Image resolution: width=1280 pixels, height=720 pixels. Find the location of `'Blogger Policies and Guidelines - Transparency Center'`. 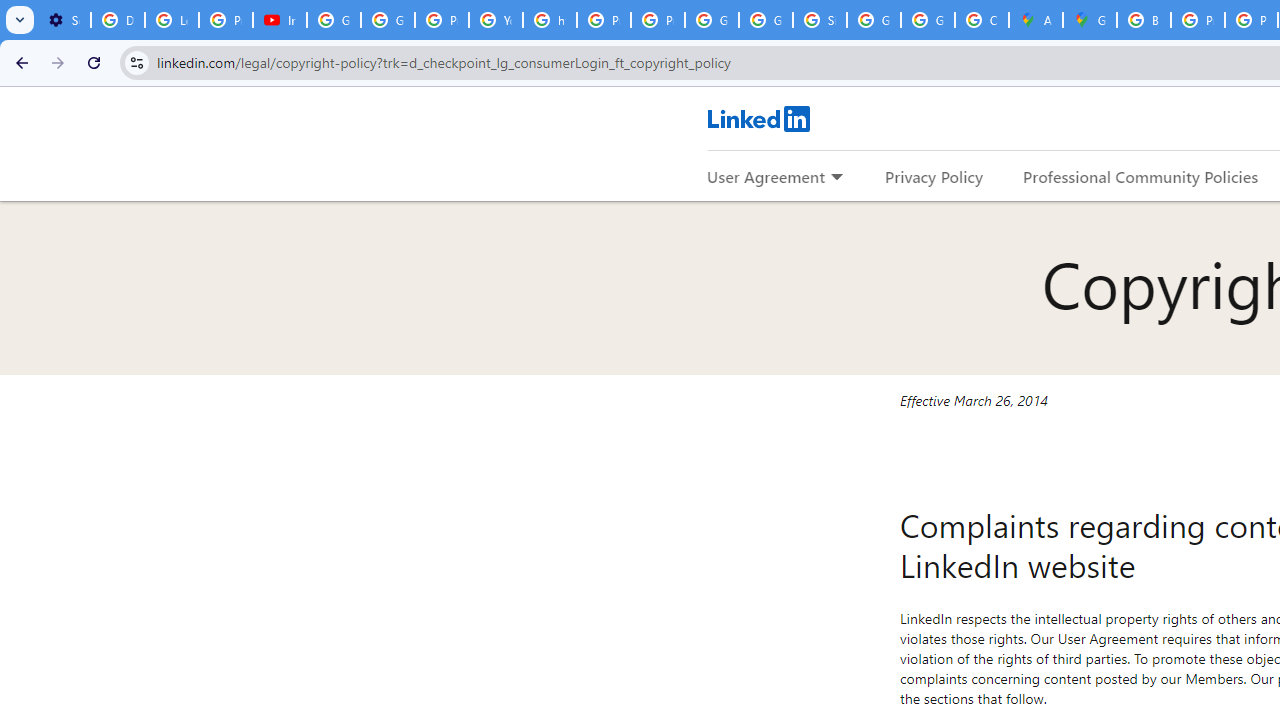

'Blogger Policies and Guidelines - Transparency Center' is located at coordinates (1144, 20).